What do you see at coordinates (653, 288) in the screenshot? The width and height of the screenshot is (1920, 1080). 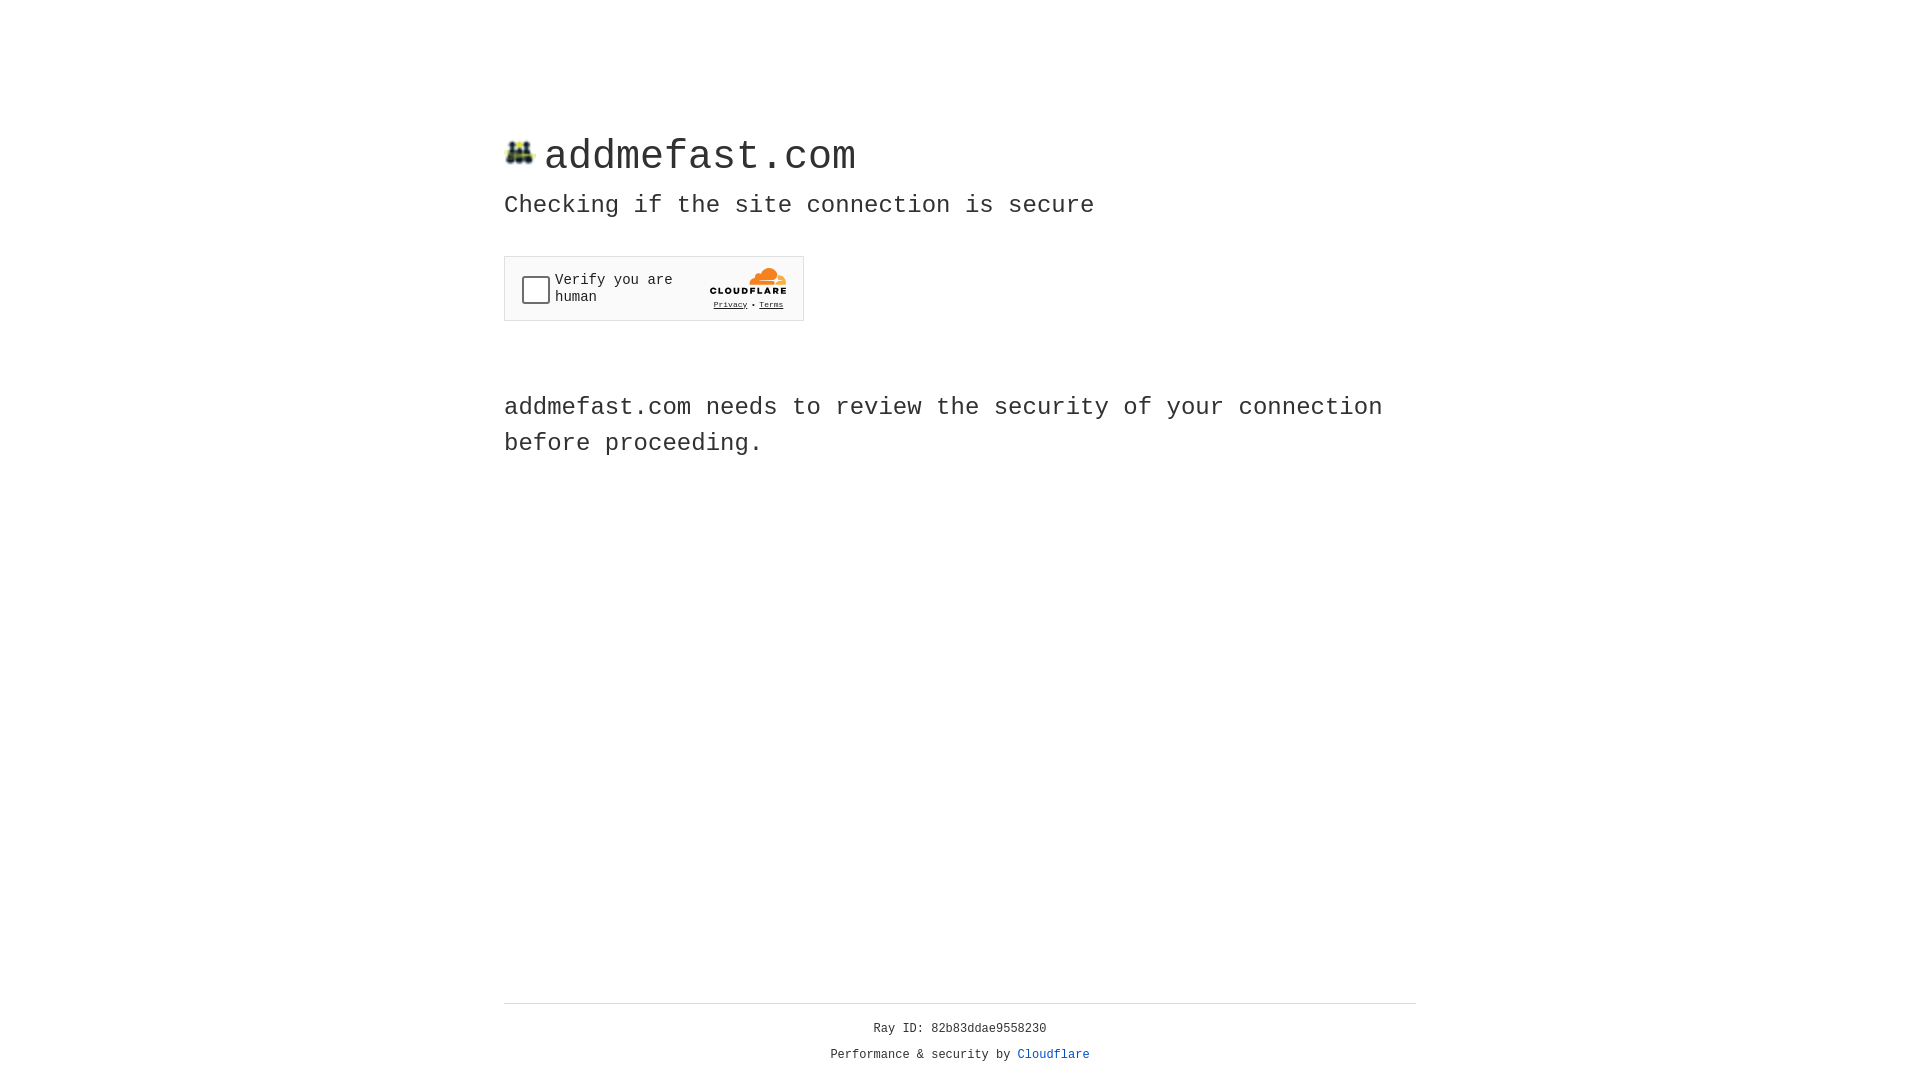 I see `'Widget containing a Cloudflare security challenge'` at bounding box center [653, 288].